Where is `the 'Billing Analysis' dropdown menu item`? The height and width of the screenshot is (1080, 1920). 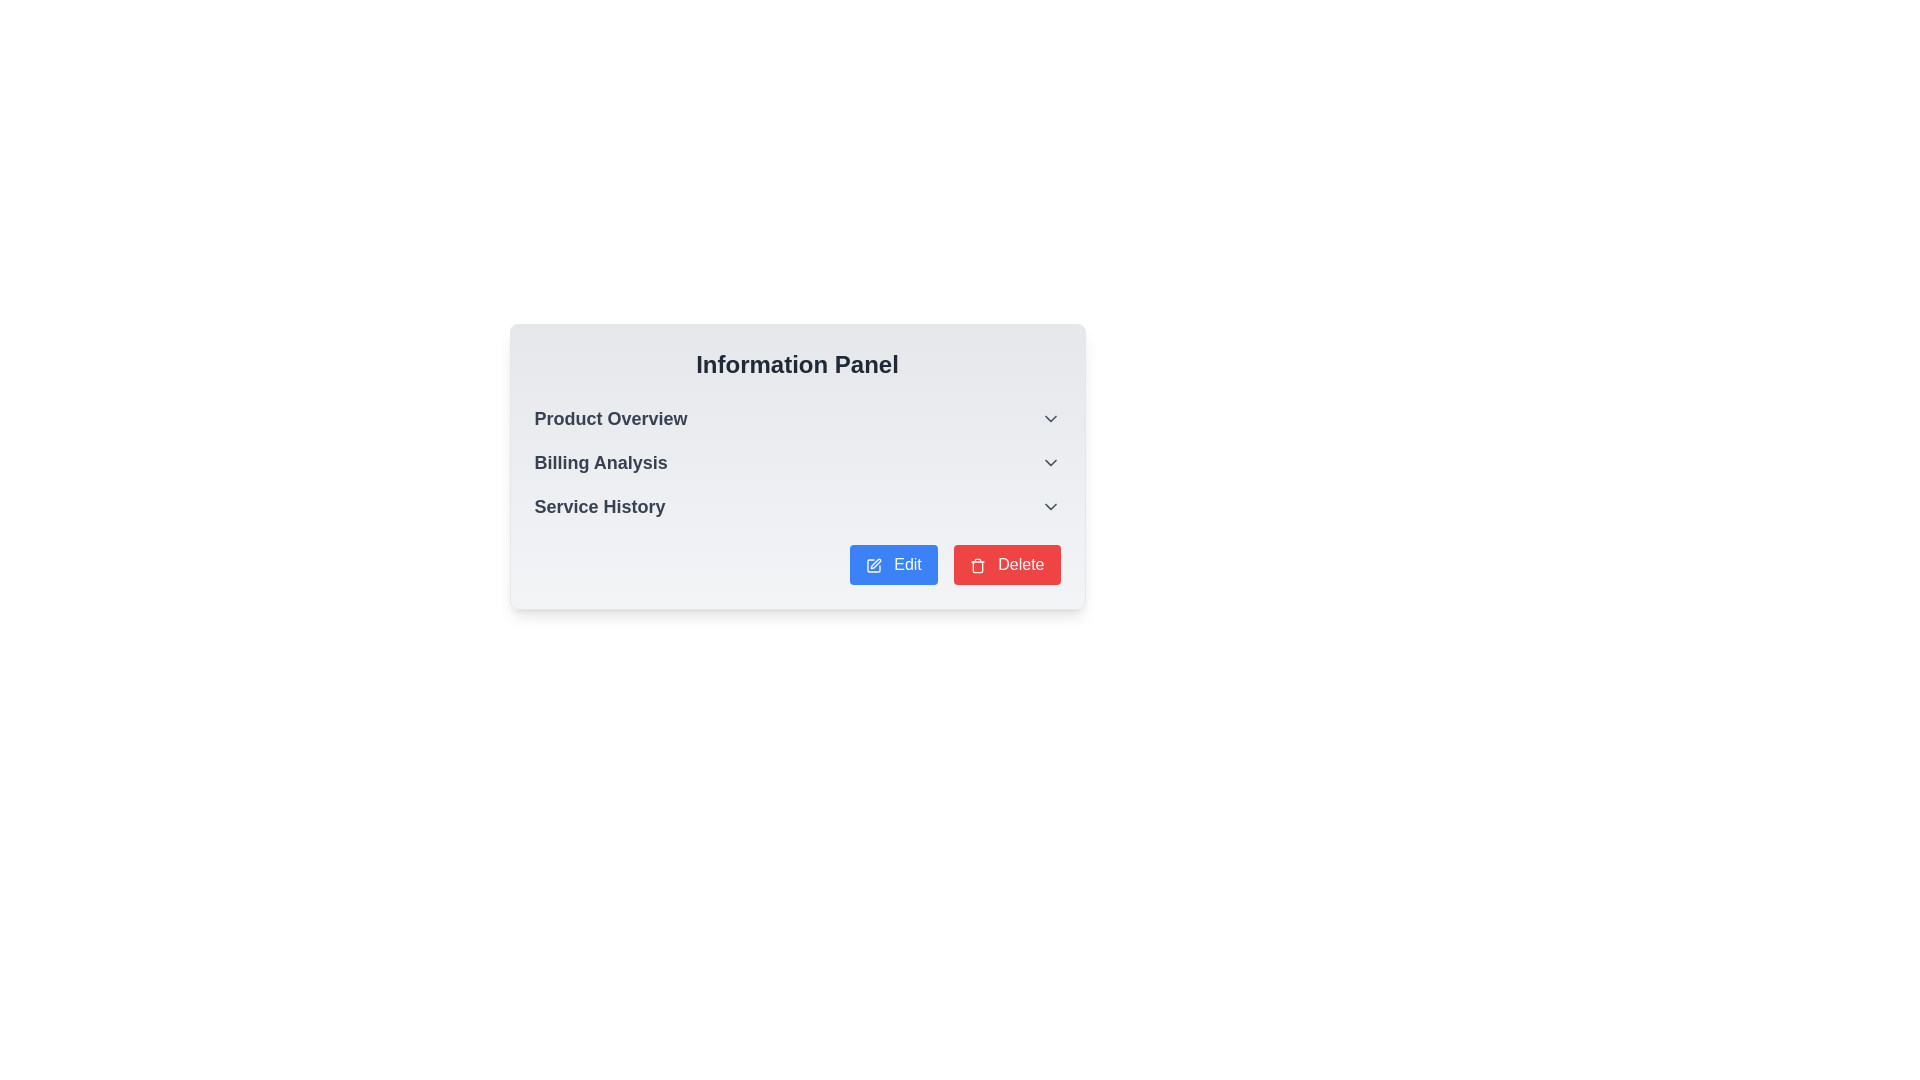 the 'Billing Analysis' dropdown menu item is located at coordinates (796, 462).